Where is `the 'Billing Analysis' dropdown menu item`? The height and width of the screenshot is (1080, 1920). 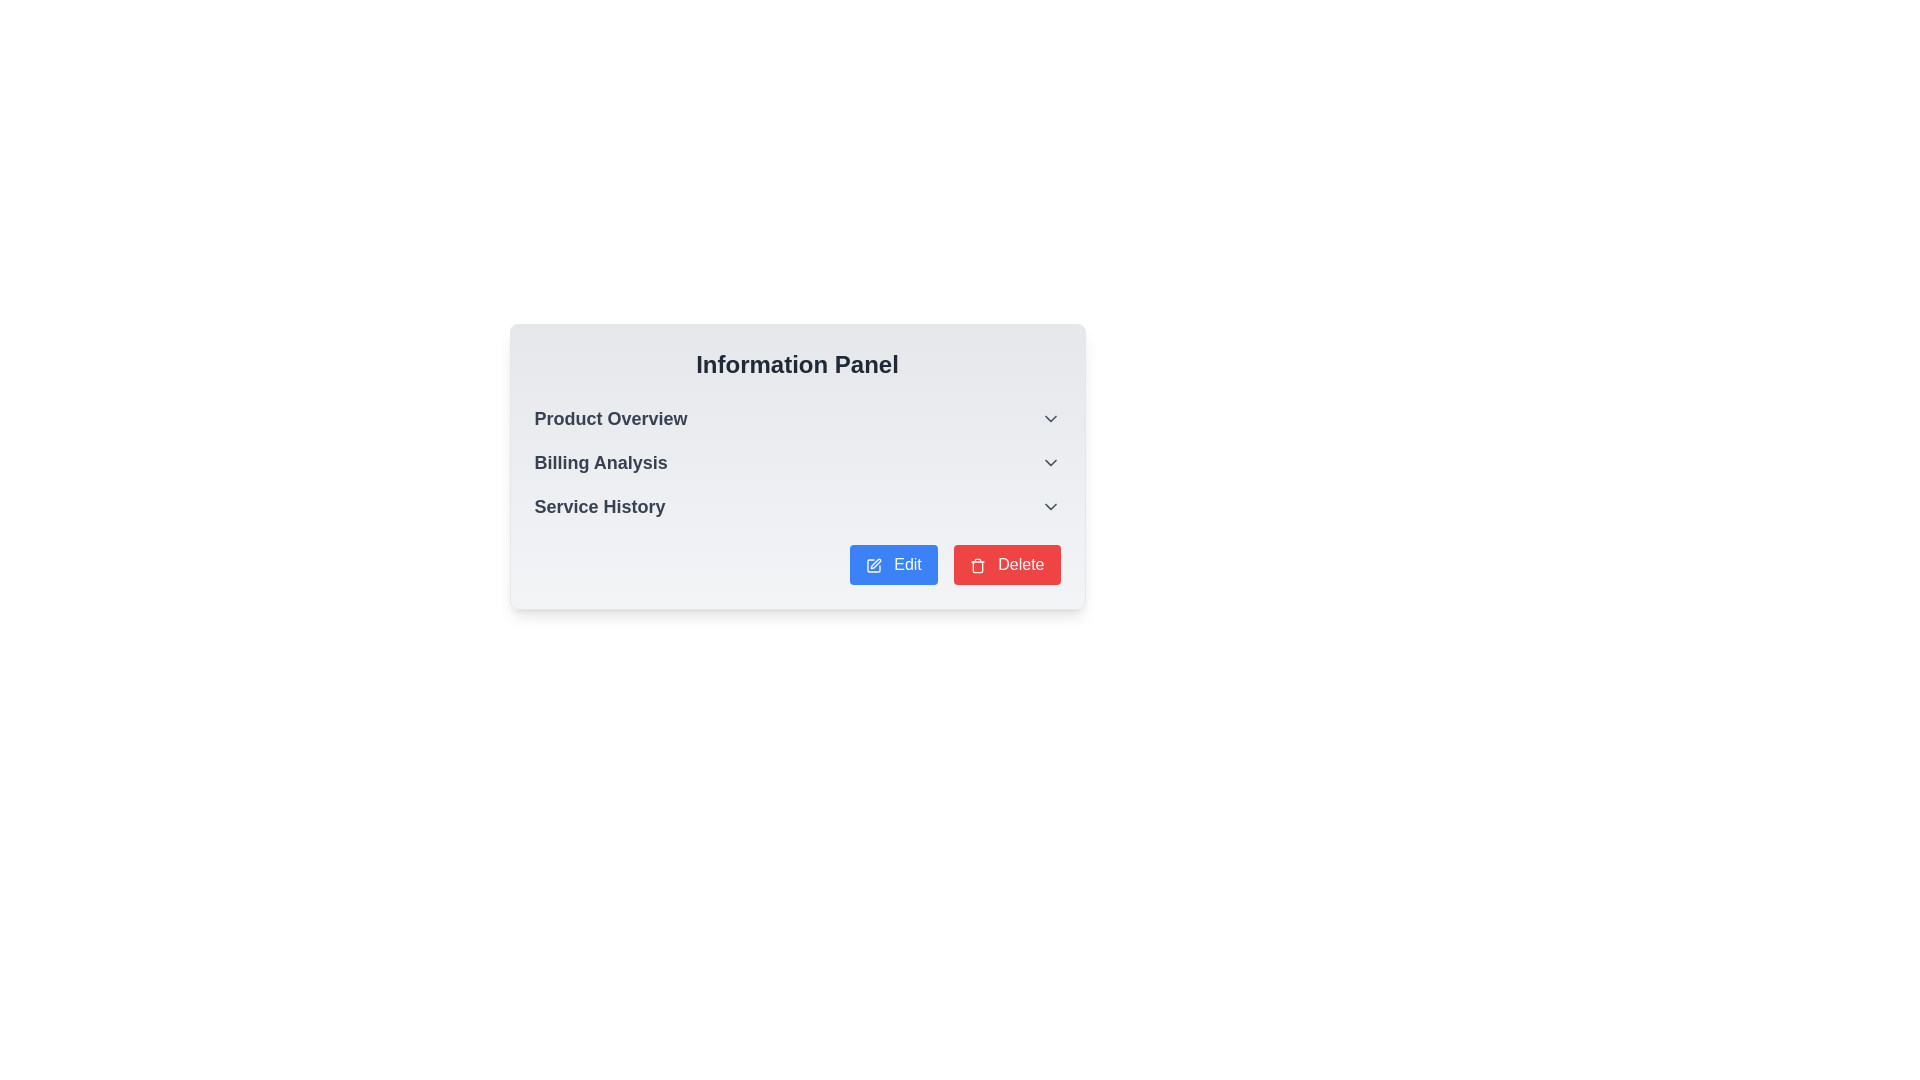 the 'Billing Analysis' dropdown menu item is located at coordinates (796, 462).